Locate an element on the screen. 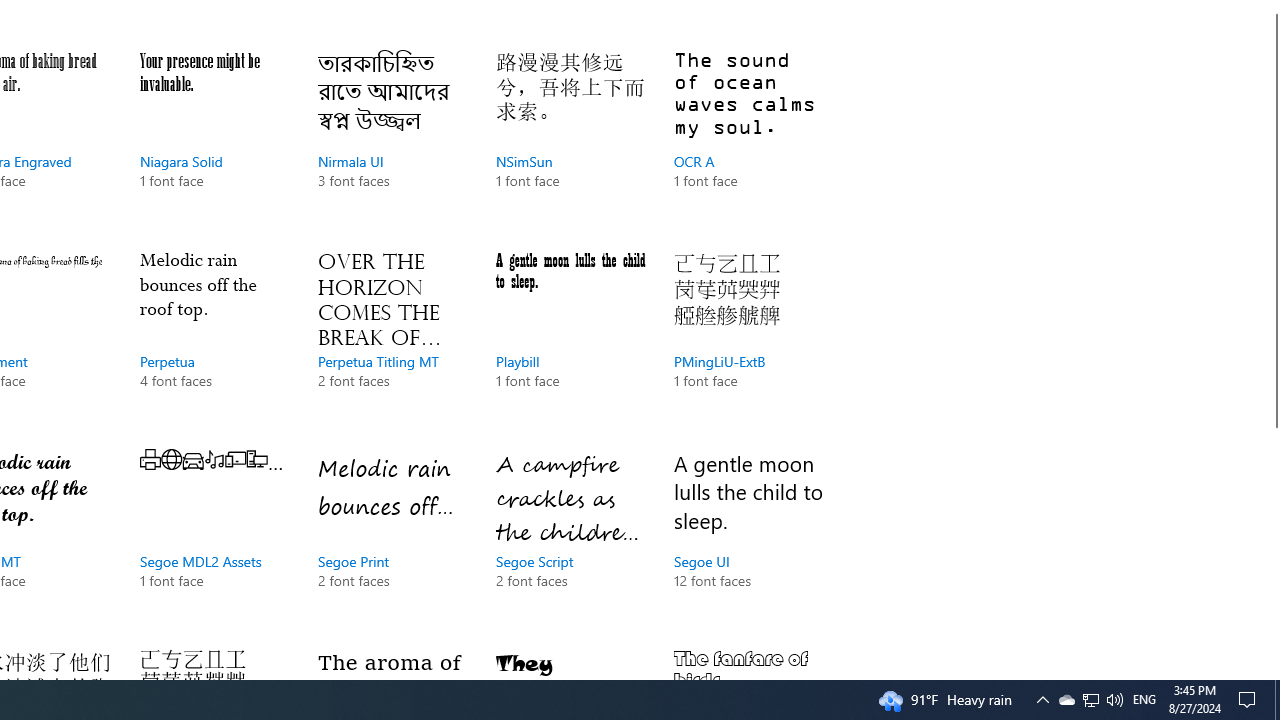  'STCaiyun, 1 font face' is located at coordinates (747, 659).